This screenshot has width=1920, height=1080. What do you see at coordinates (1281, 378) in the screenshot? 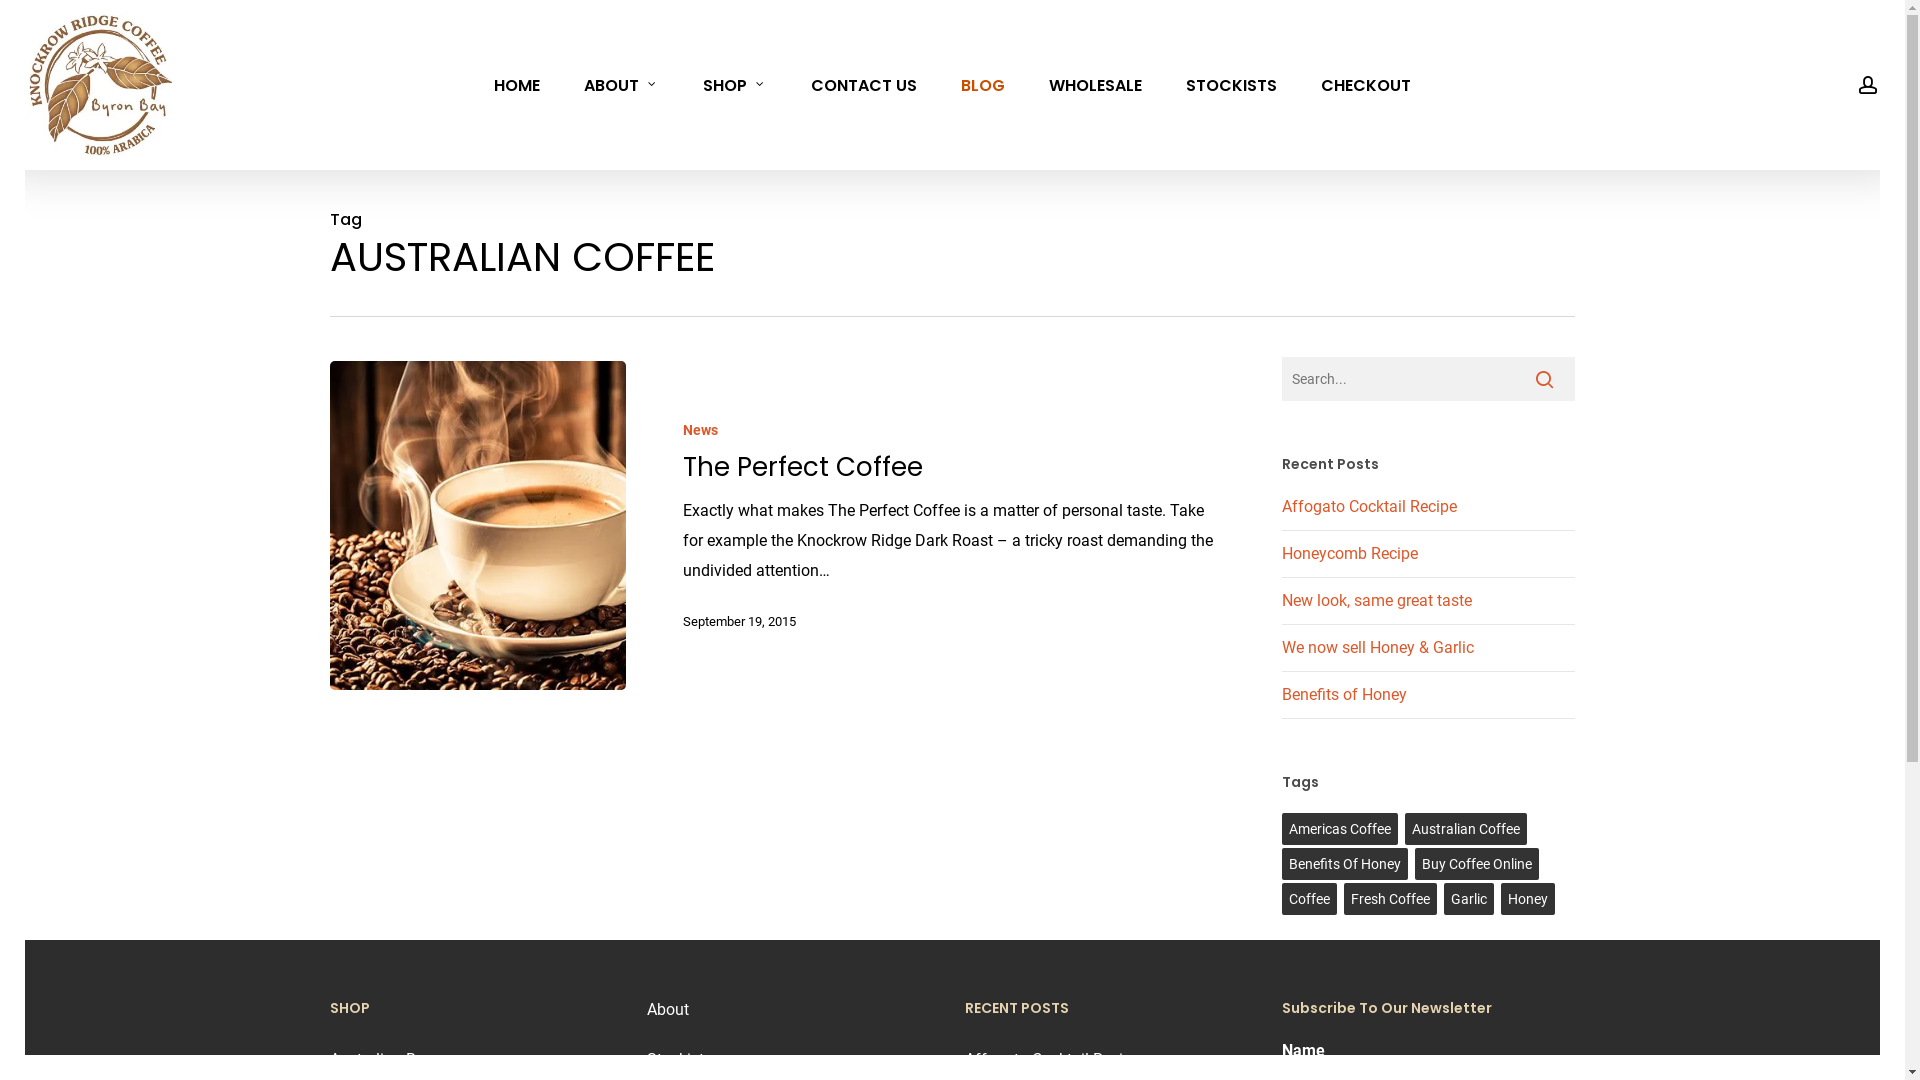
I see `'Search for:'` at bounding box center [1281, 378].